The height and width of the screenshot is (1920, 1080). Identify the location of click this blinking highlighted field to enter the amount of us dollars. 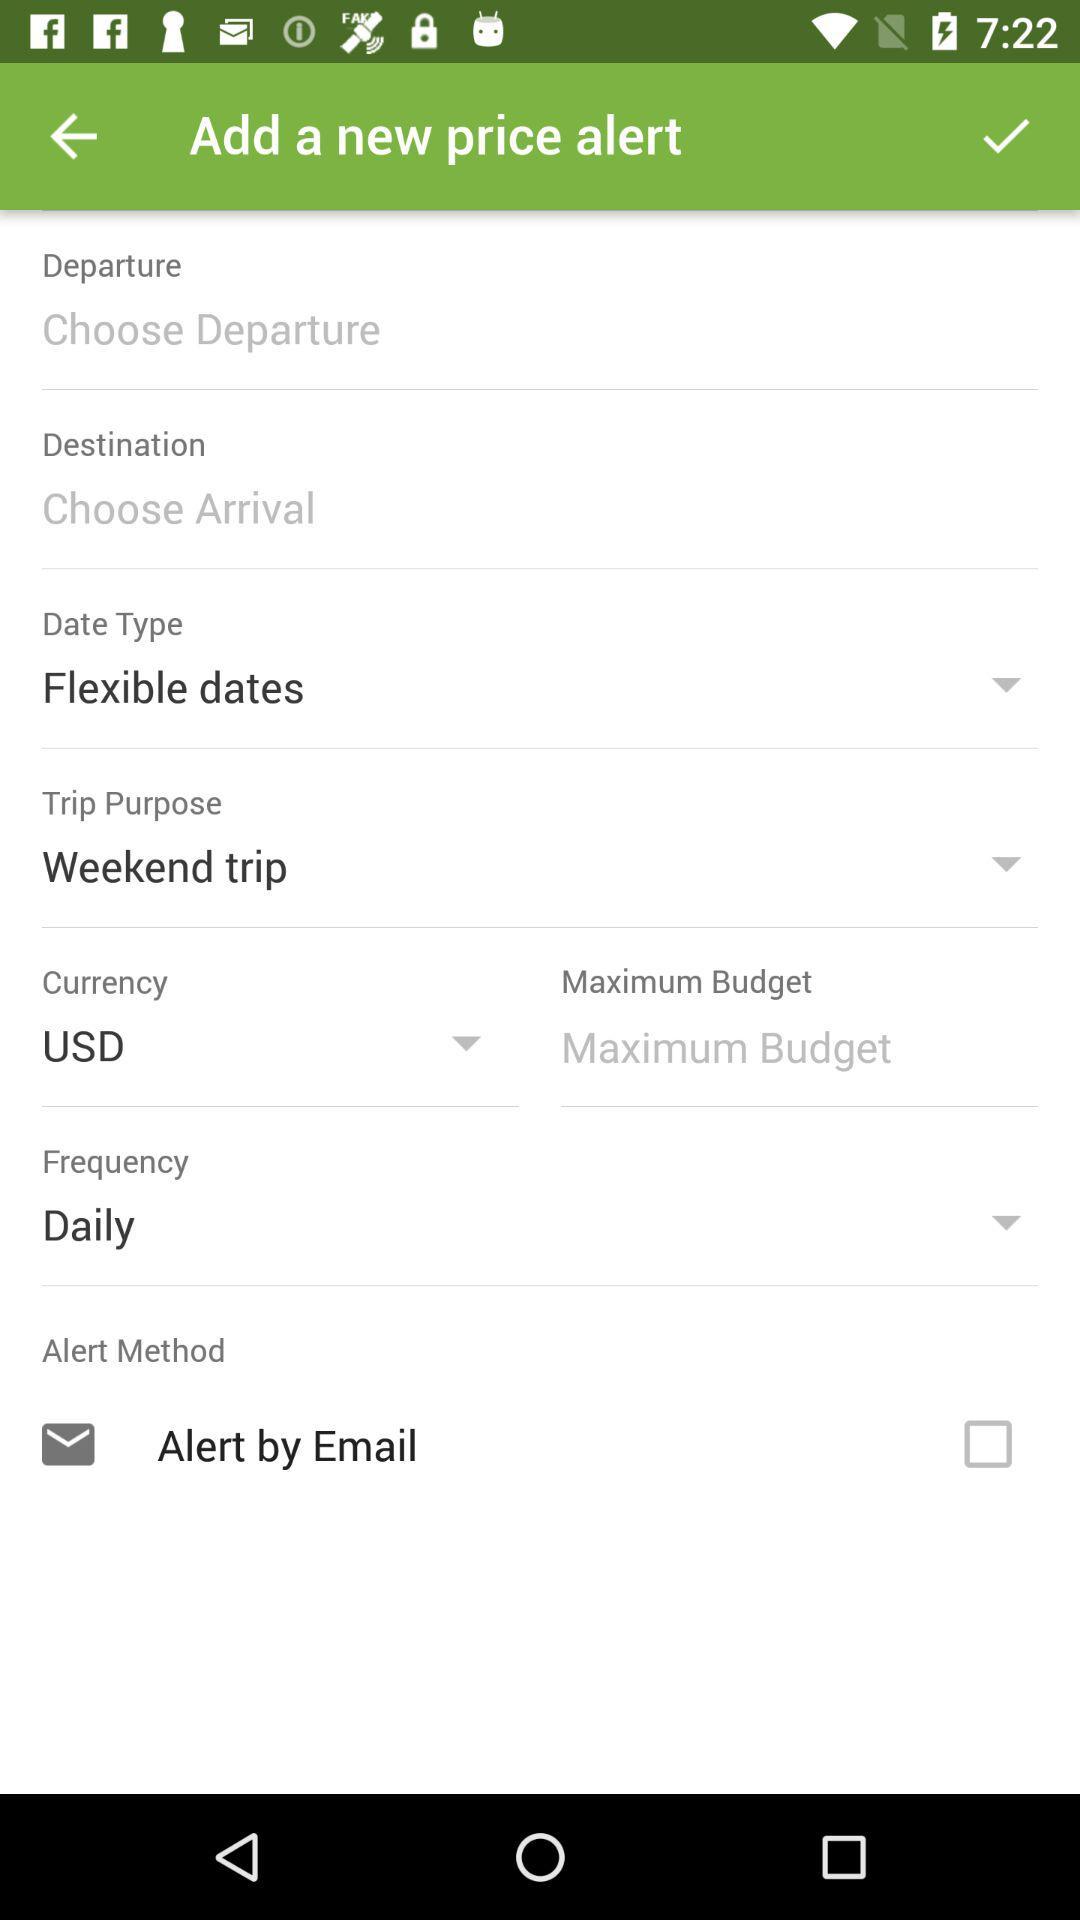
(788, 1045).